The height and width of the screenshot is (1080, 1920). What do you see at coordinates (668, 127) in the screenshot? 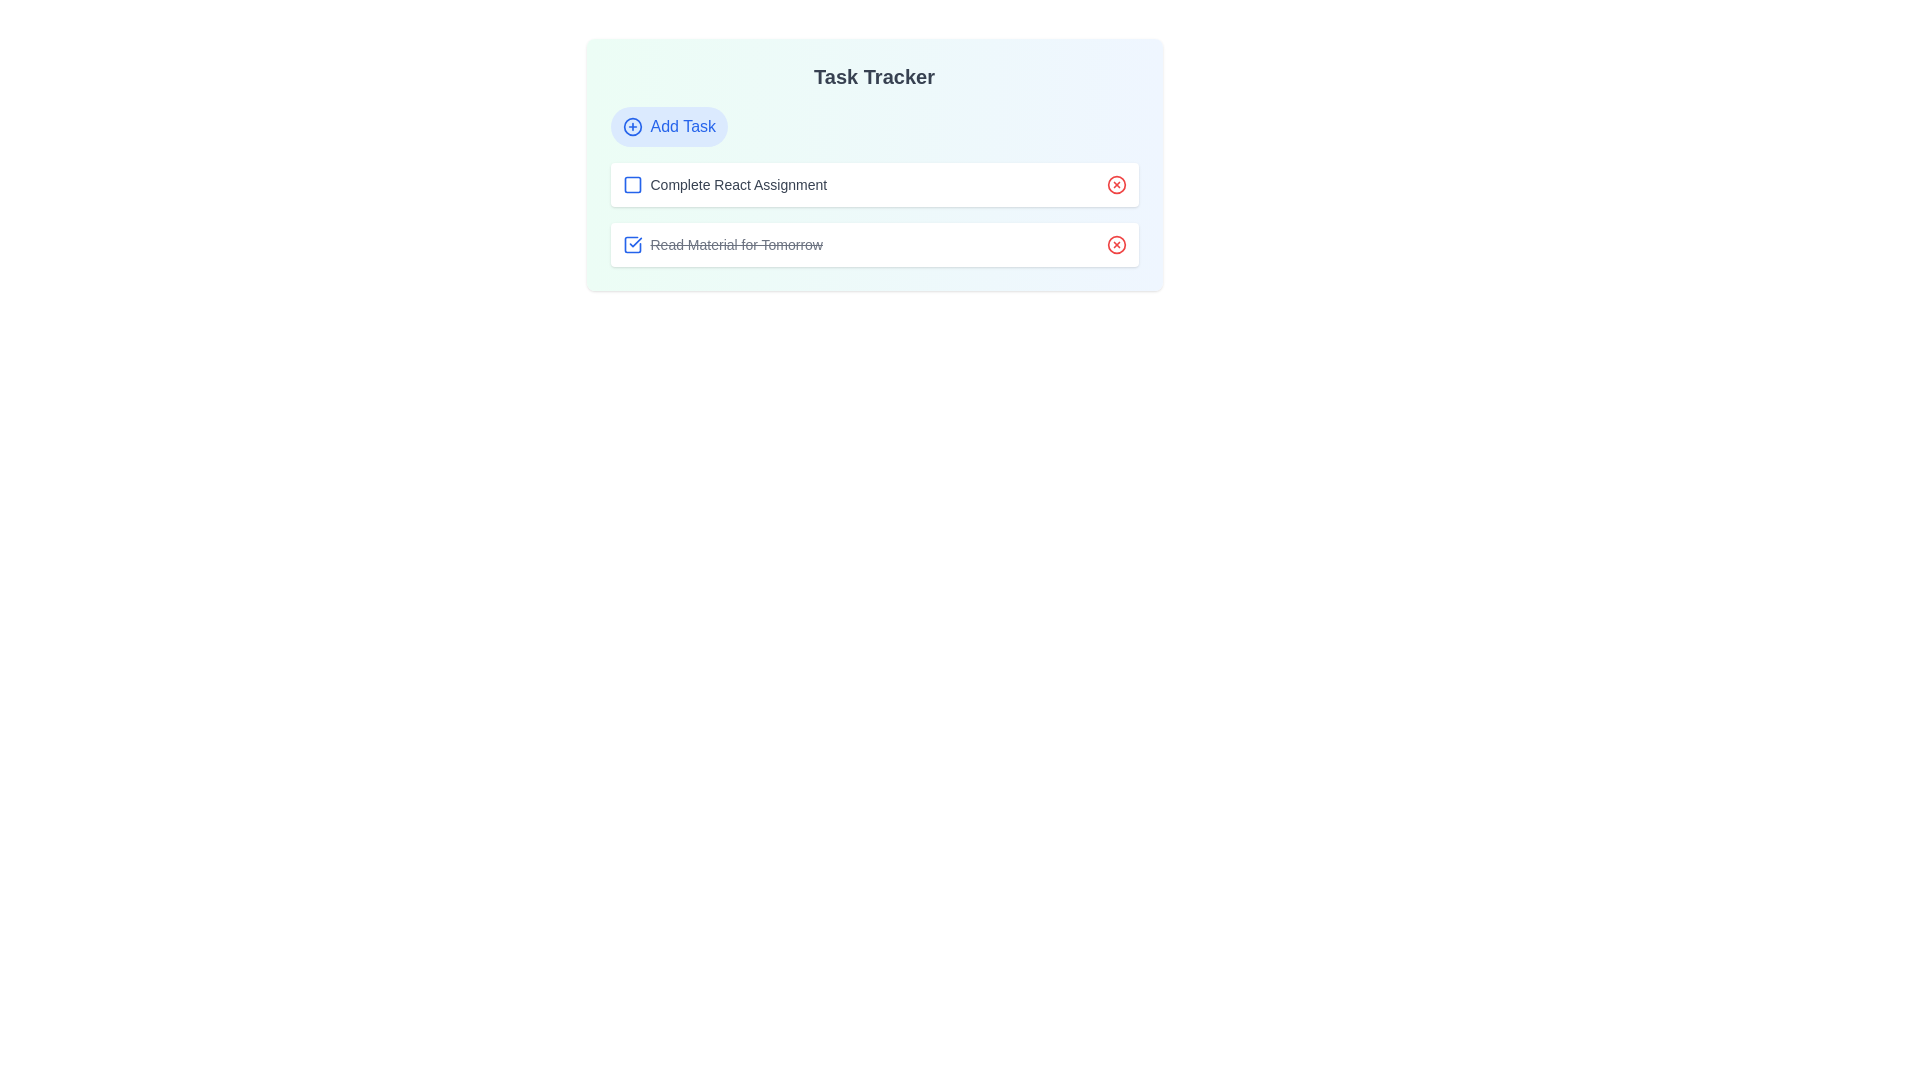
I see `the 'Add Task' button to add a new task` at bounding box center [668, 127].